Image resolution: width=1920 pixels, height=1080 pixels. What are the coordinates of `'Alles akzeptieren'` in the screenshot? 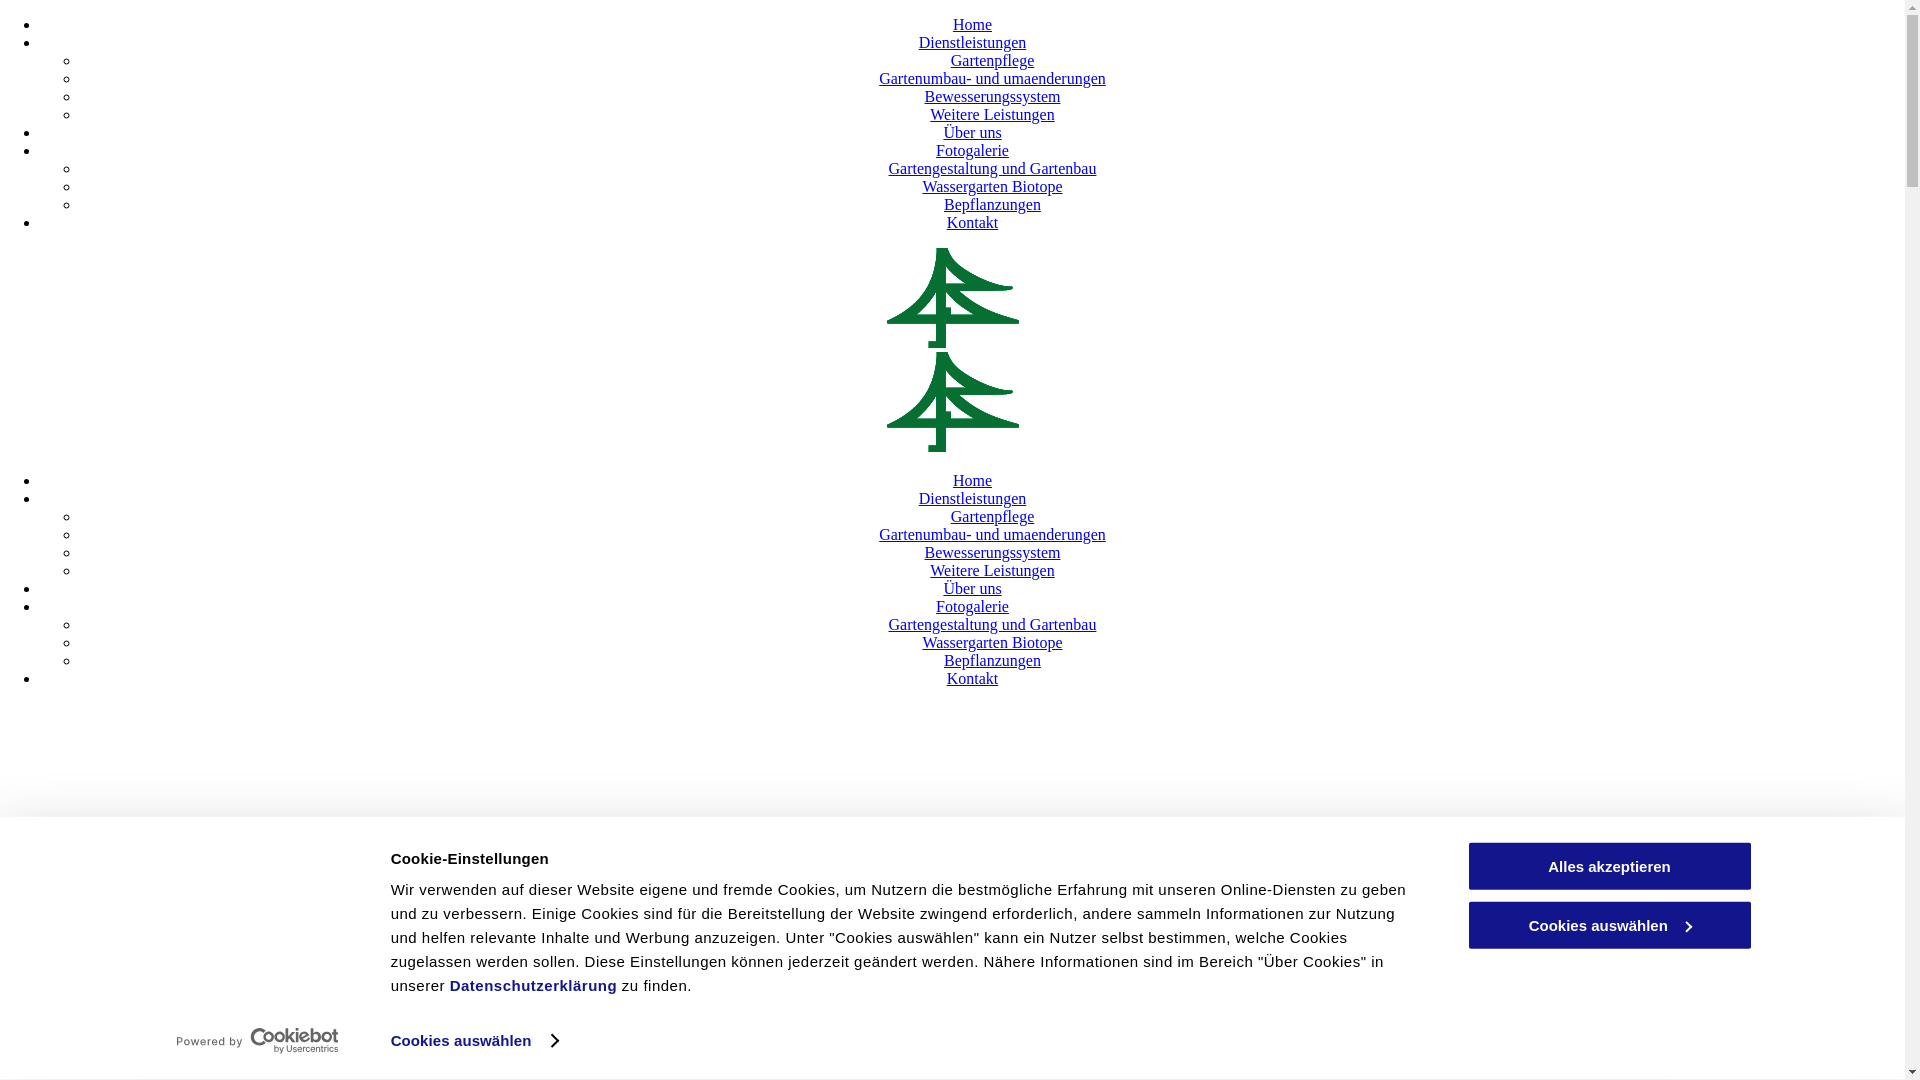 It's located at (1465, 865).